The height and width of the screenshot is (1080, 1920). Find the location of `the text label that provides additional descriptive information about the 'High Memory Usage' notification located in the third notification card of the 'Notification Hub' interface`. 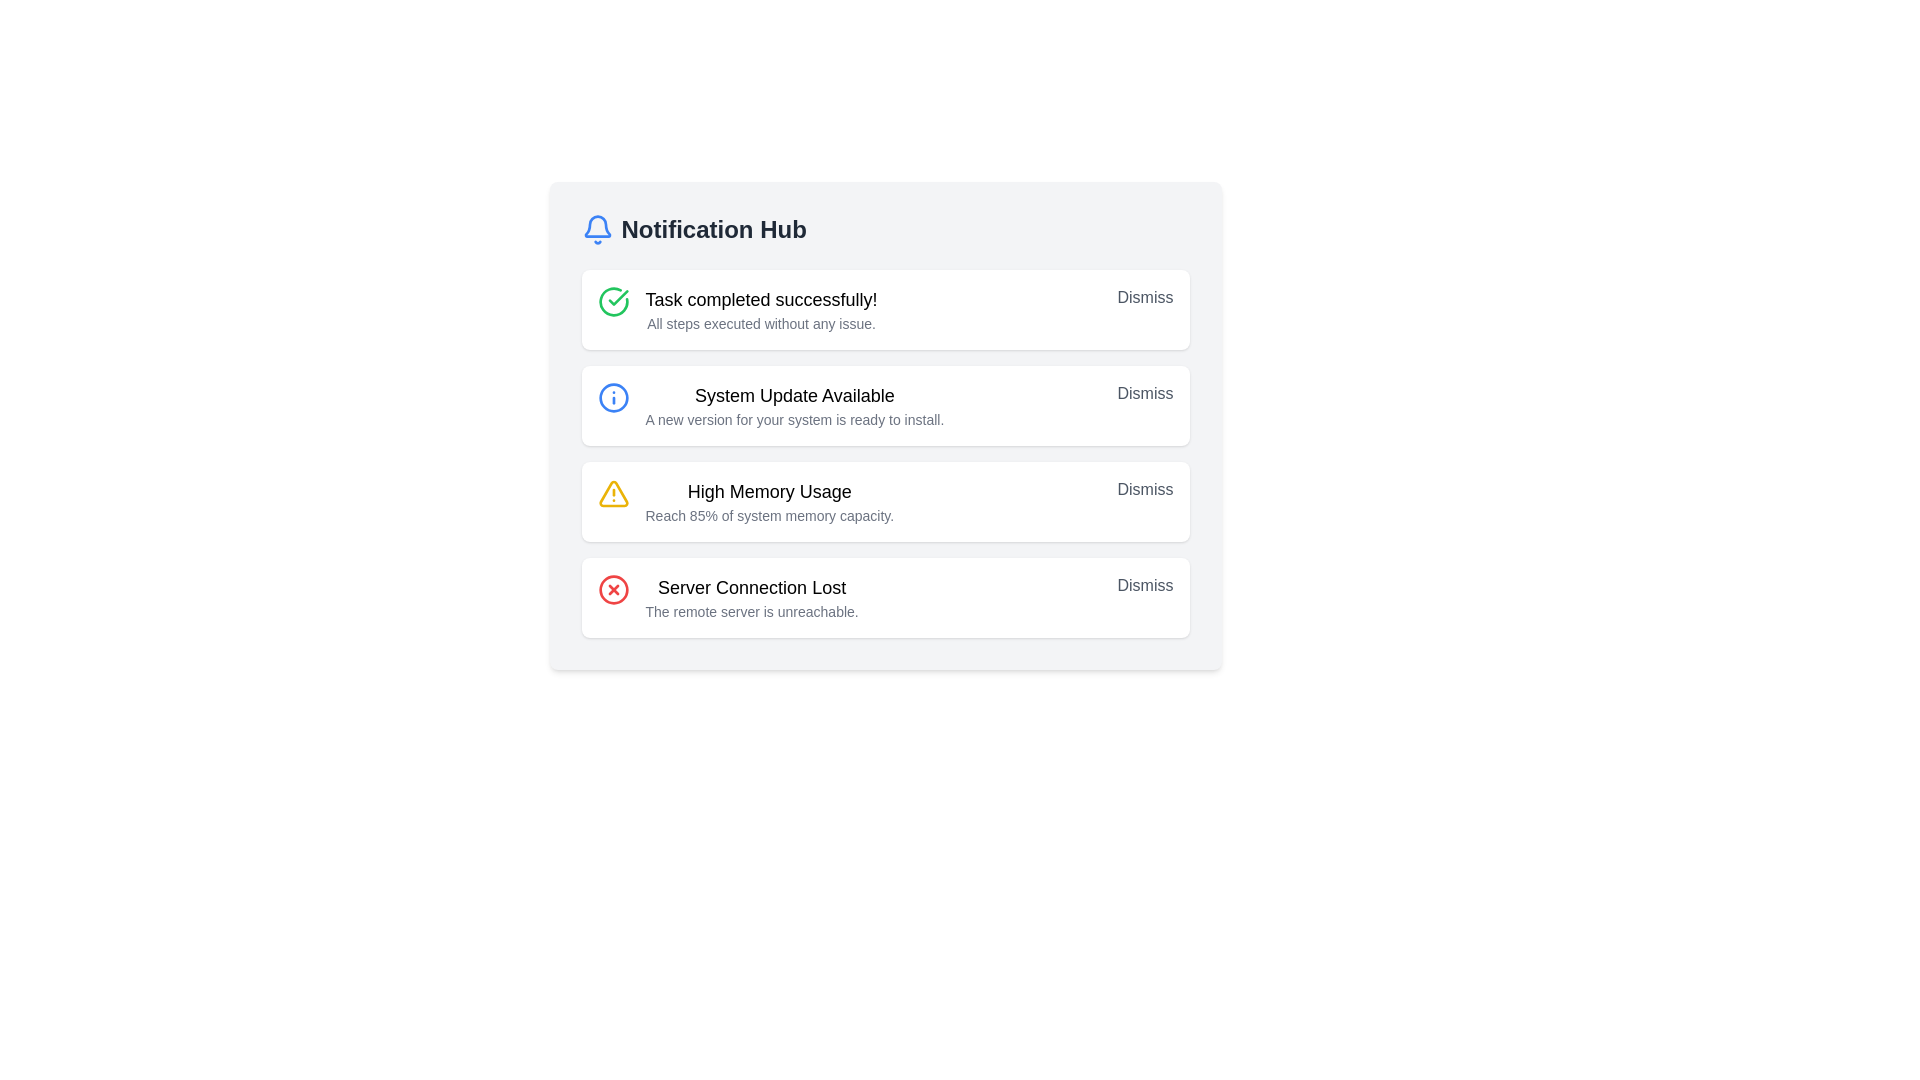

the text label that provides additional descriptive information about the 'High Memory Usage' notification located in the third notification card of the 'Notification Hub' interface is located at coordinates (768, 515).